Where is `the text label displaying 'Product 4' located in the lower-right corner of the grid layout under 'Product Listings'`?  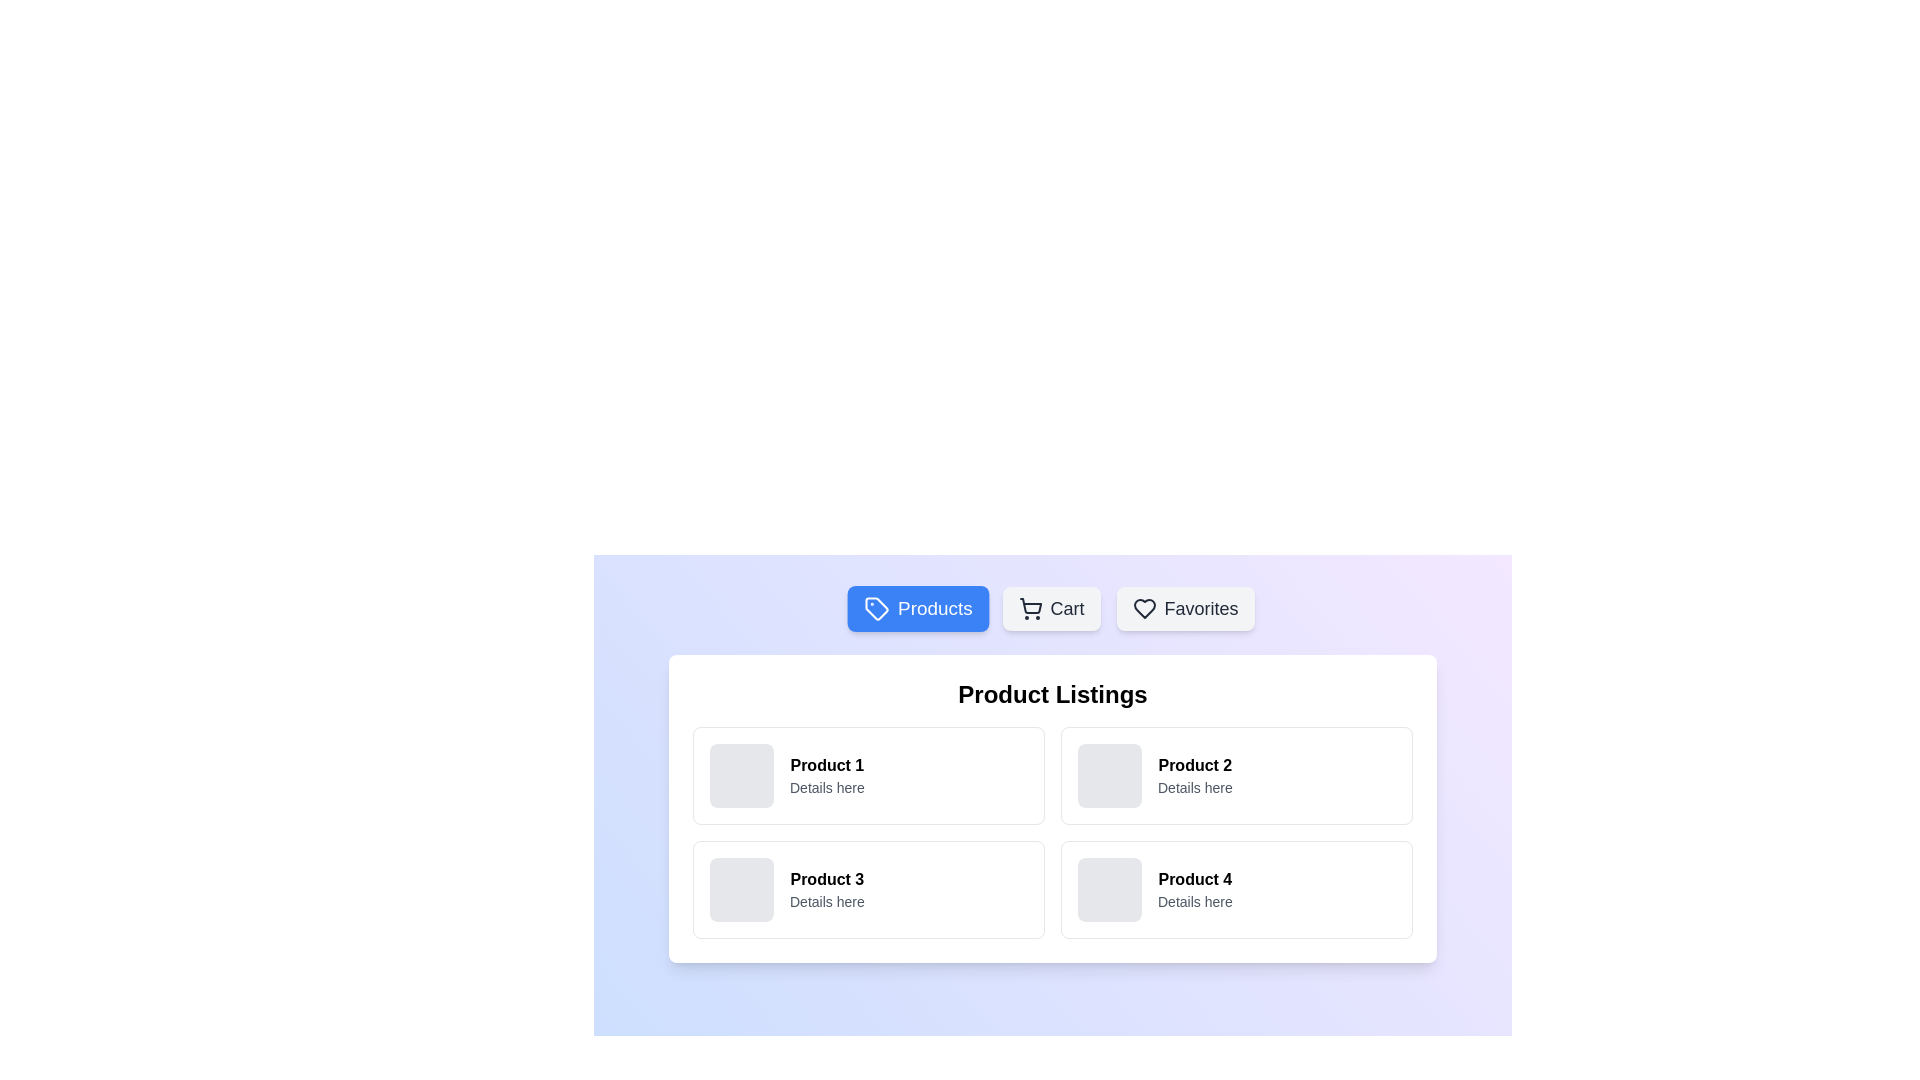 the text label displaying 'Product 4' located in the lower-right corner of the grid layout under 'Product Listings' is located at coordinates (1195, 878).